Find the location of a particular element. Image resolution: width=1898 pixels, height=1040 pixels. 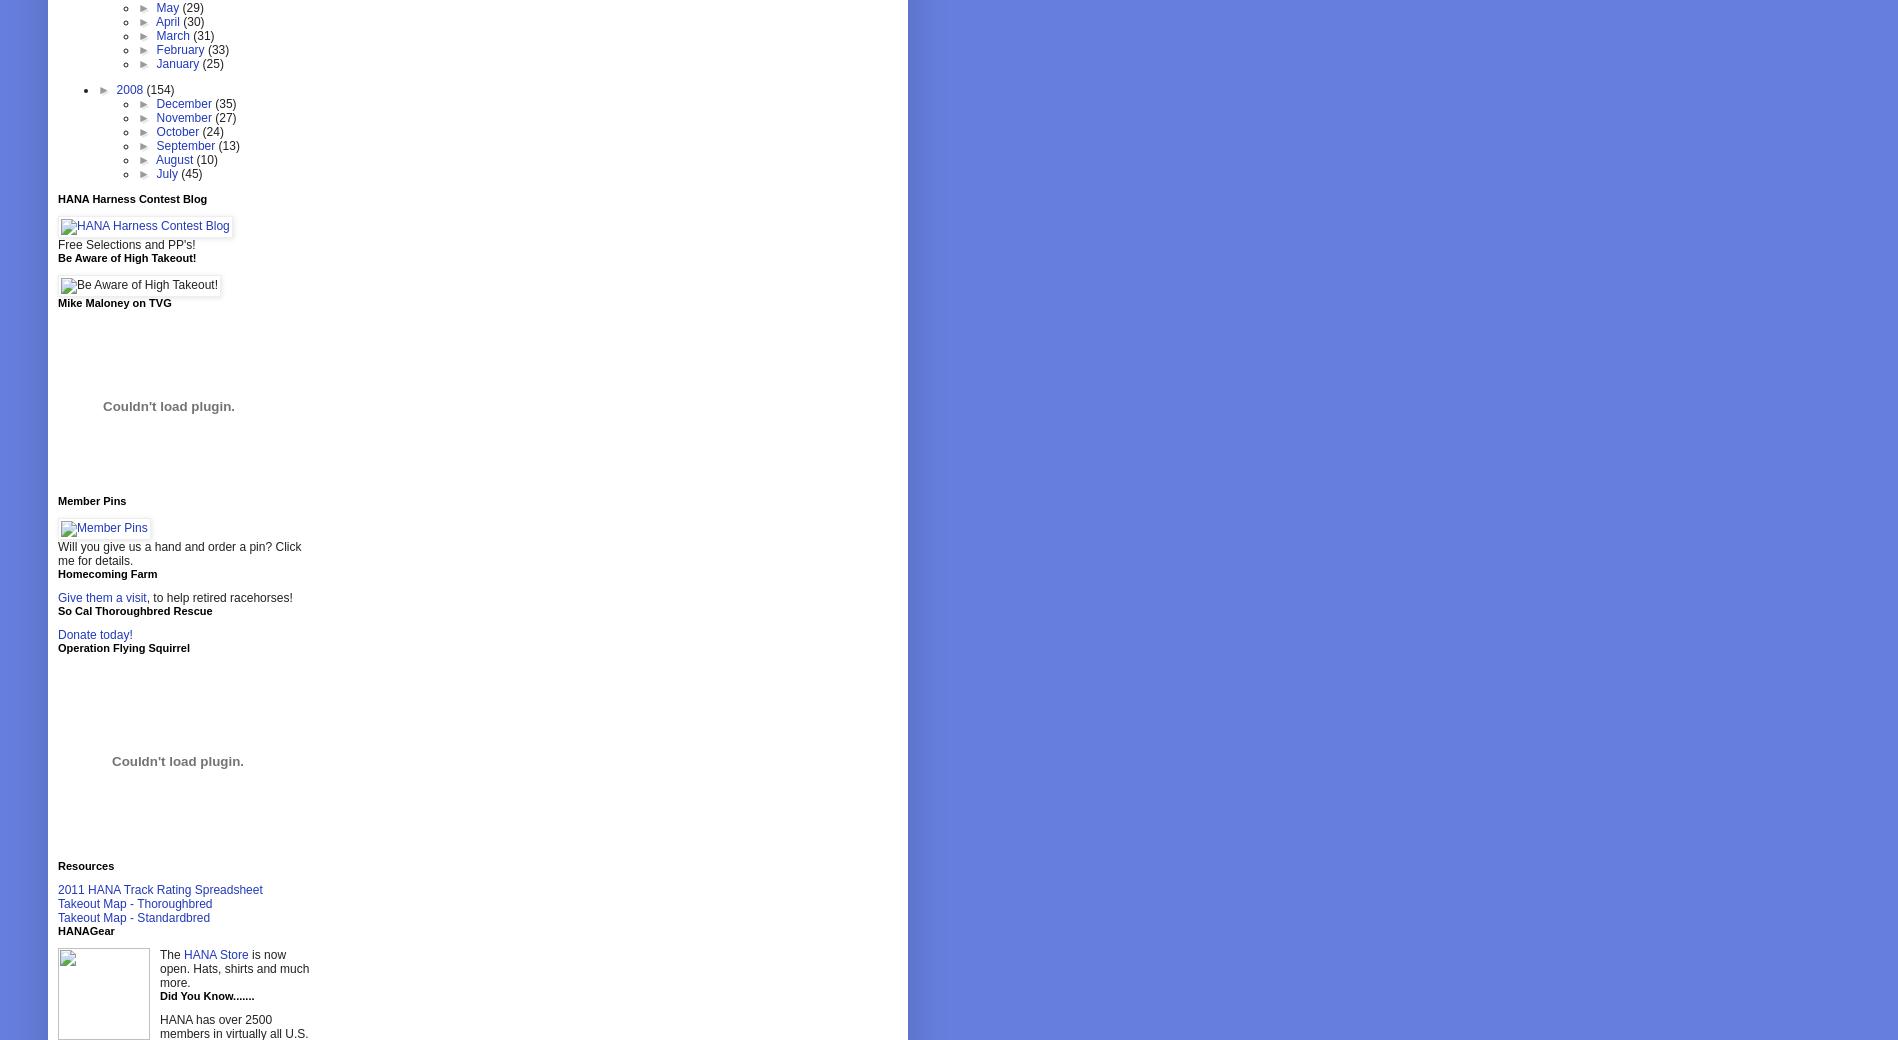

'November' is located at coordinates (184, 117).